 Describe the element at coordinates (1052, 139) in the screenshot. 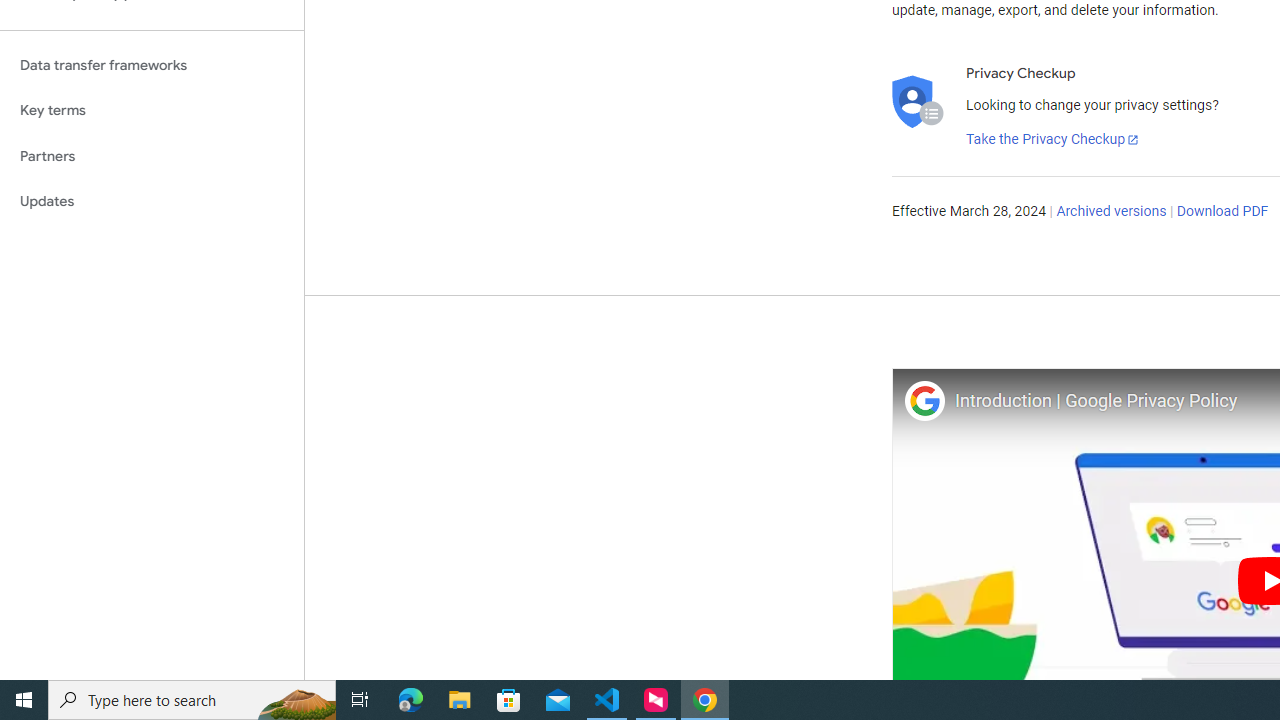

I see `'Take the Privacy Checkup'` at that location.